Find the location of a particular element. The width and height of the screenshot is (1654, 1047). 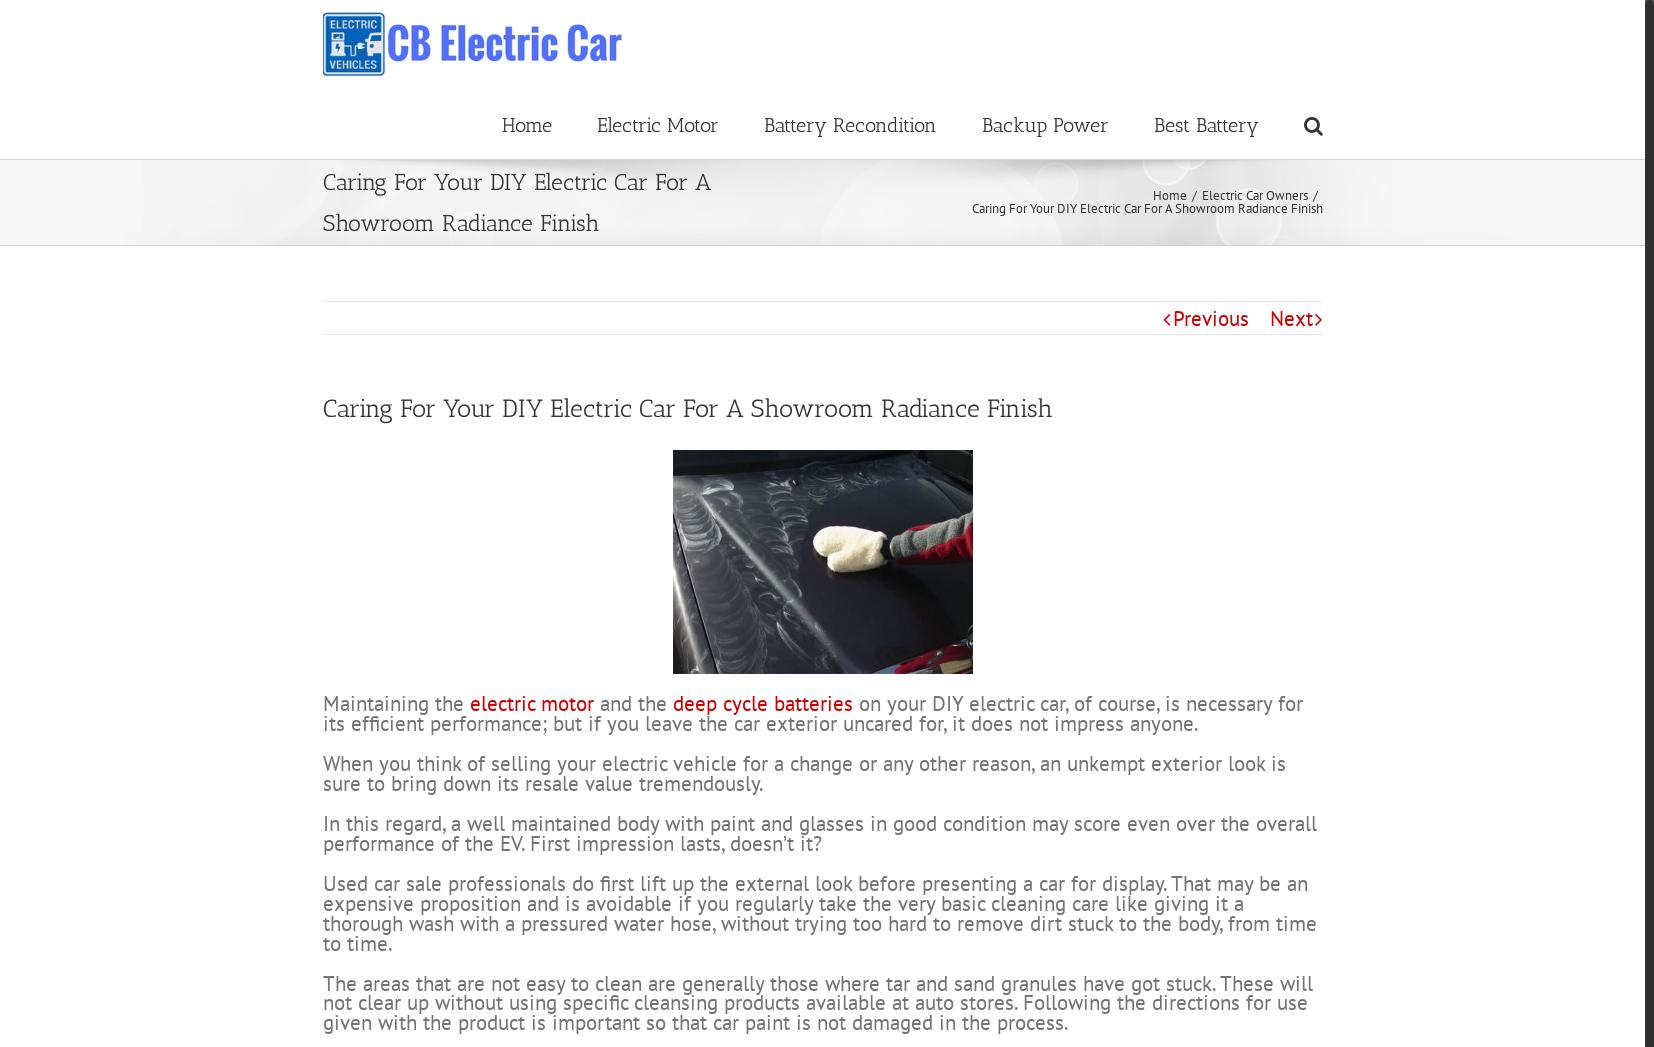

'Next' is located at coordinates (1290, 391).